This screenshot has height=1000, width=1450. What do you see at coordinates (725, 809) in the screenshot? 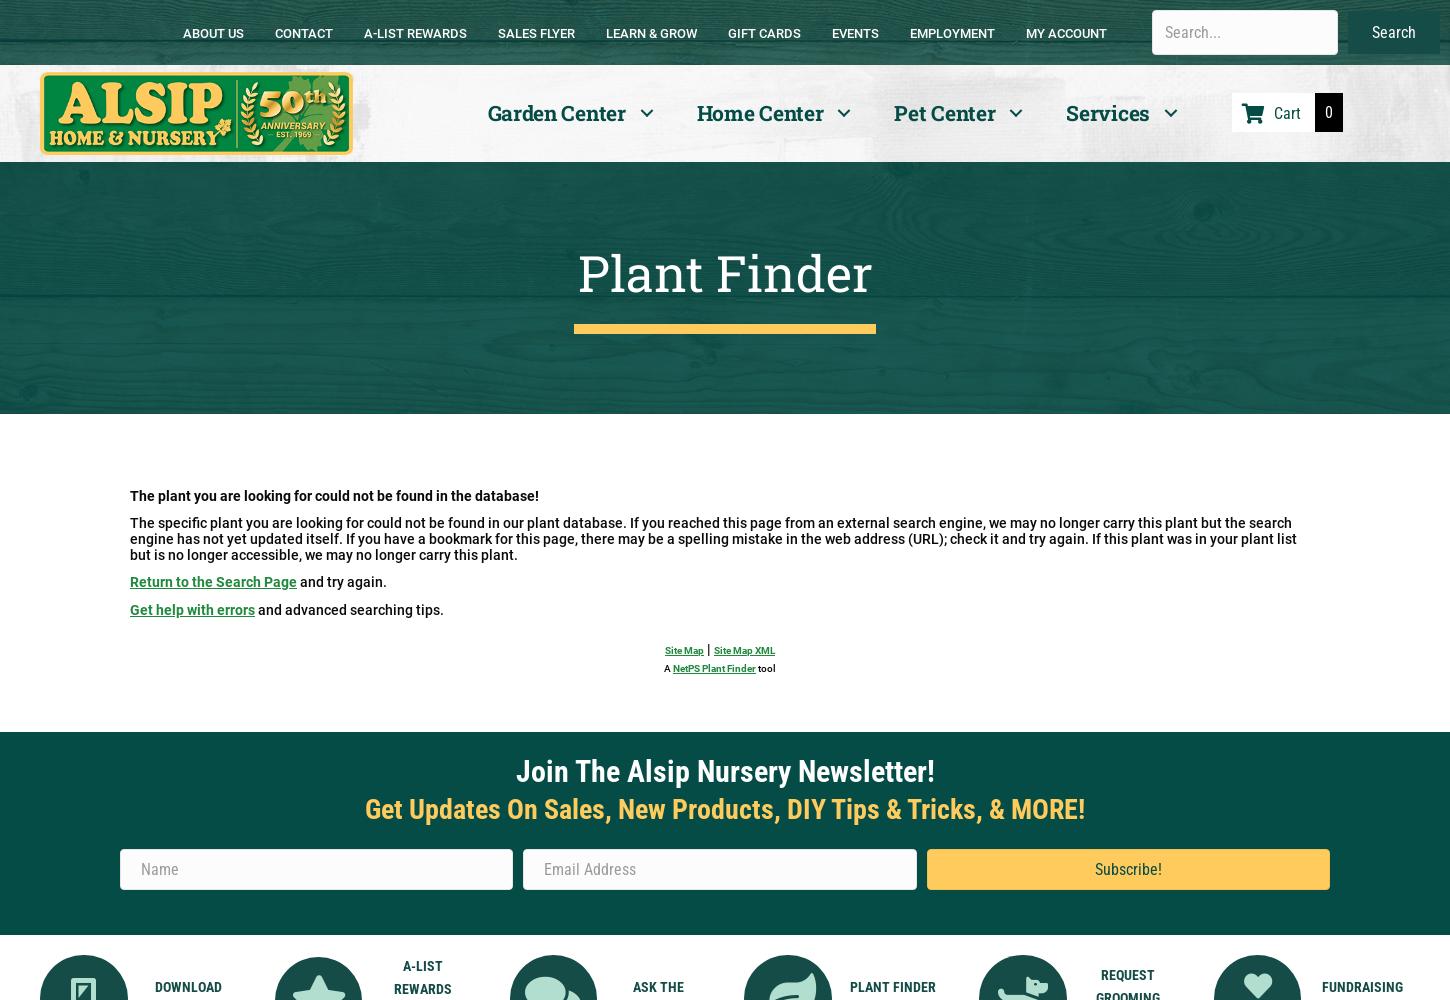
I see `'Get Updates on Sales, New Products, DIY Tips & Tricks, & MORE!'` at bounding box center [725, 809].